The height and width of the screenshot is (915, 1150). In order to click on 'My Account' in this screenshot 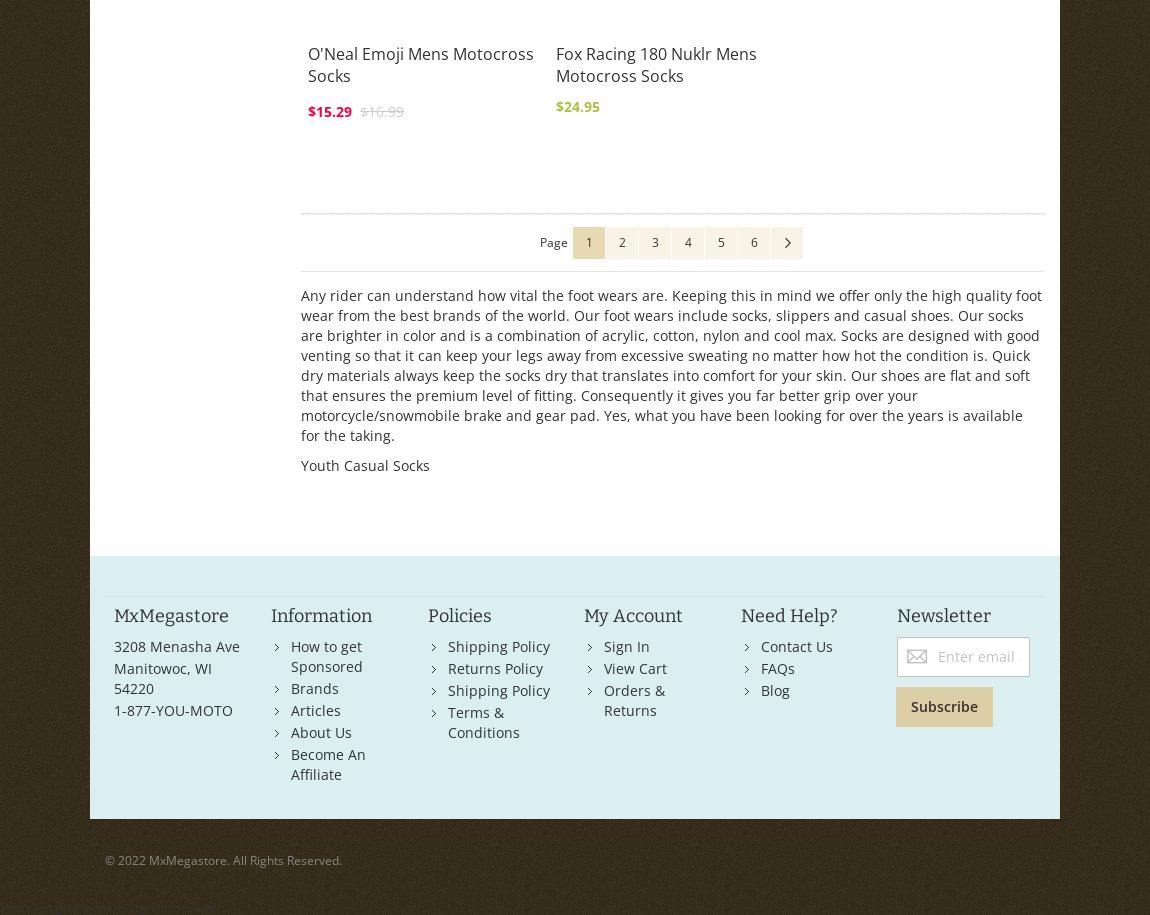, I will do `click(632, 615)`.